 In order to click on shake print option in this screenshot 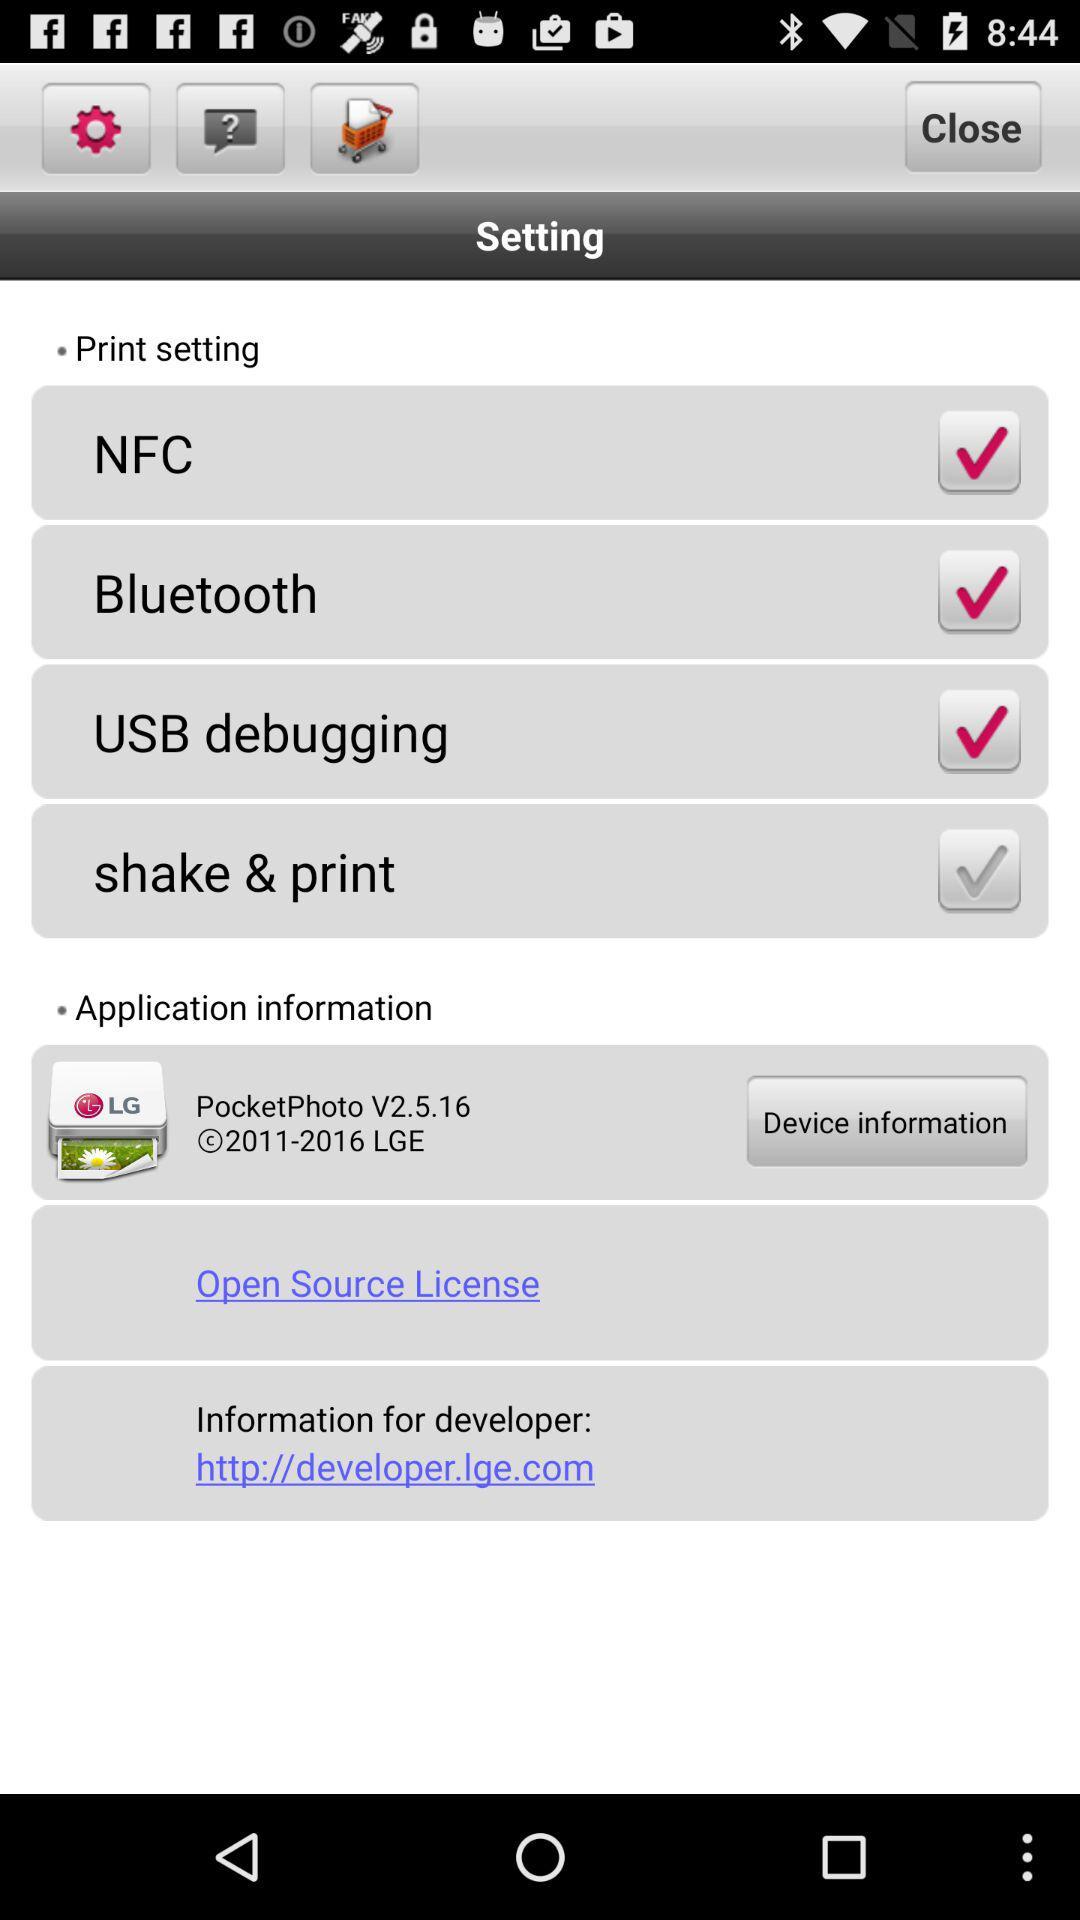, I will do `click(978, 870)`.